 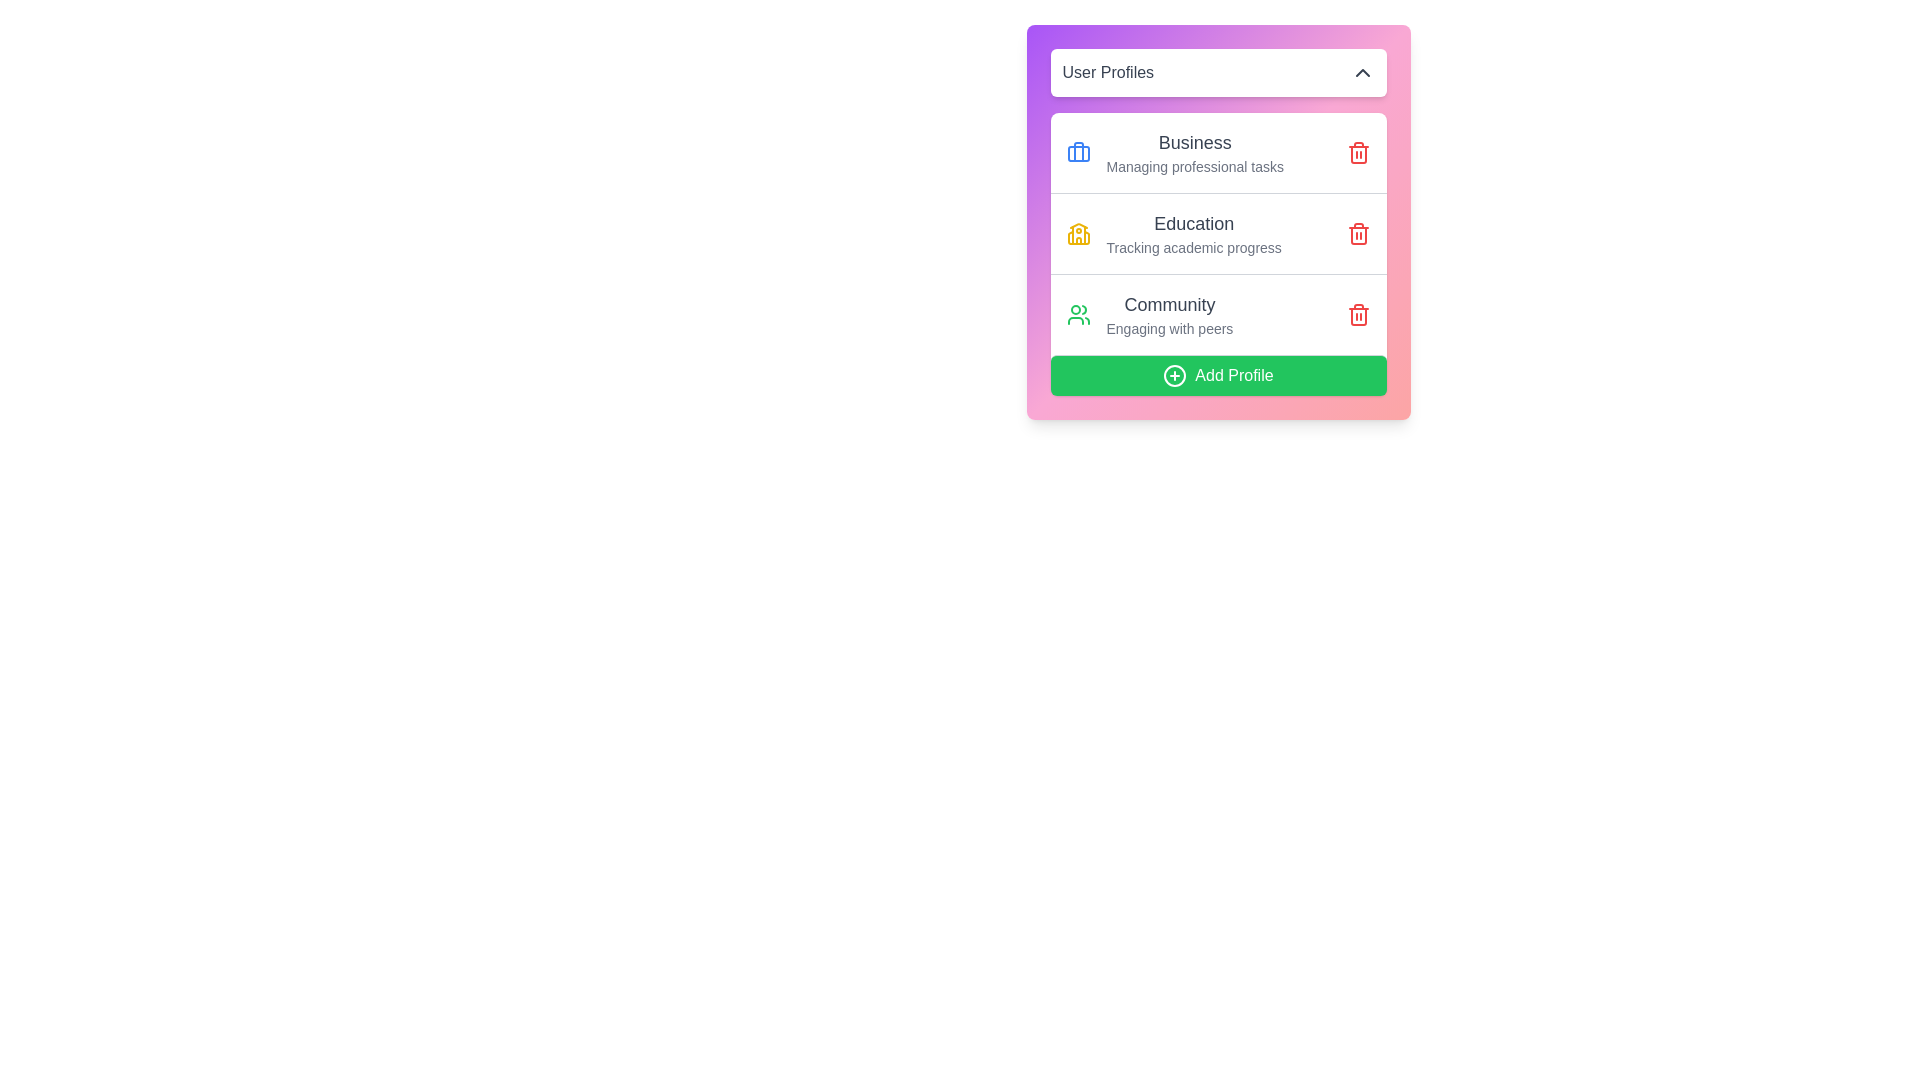 What do you see at coordinates (1217, 375) in the screenshot?
I see `the green button at the bottom of the panel to observe the hover effect before adding a new profile` at bounding box center [1217, 375].